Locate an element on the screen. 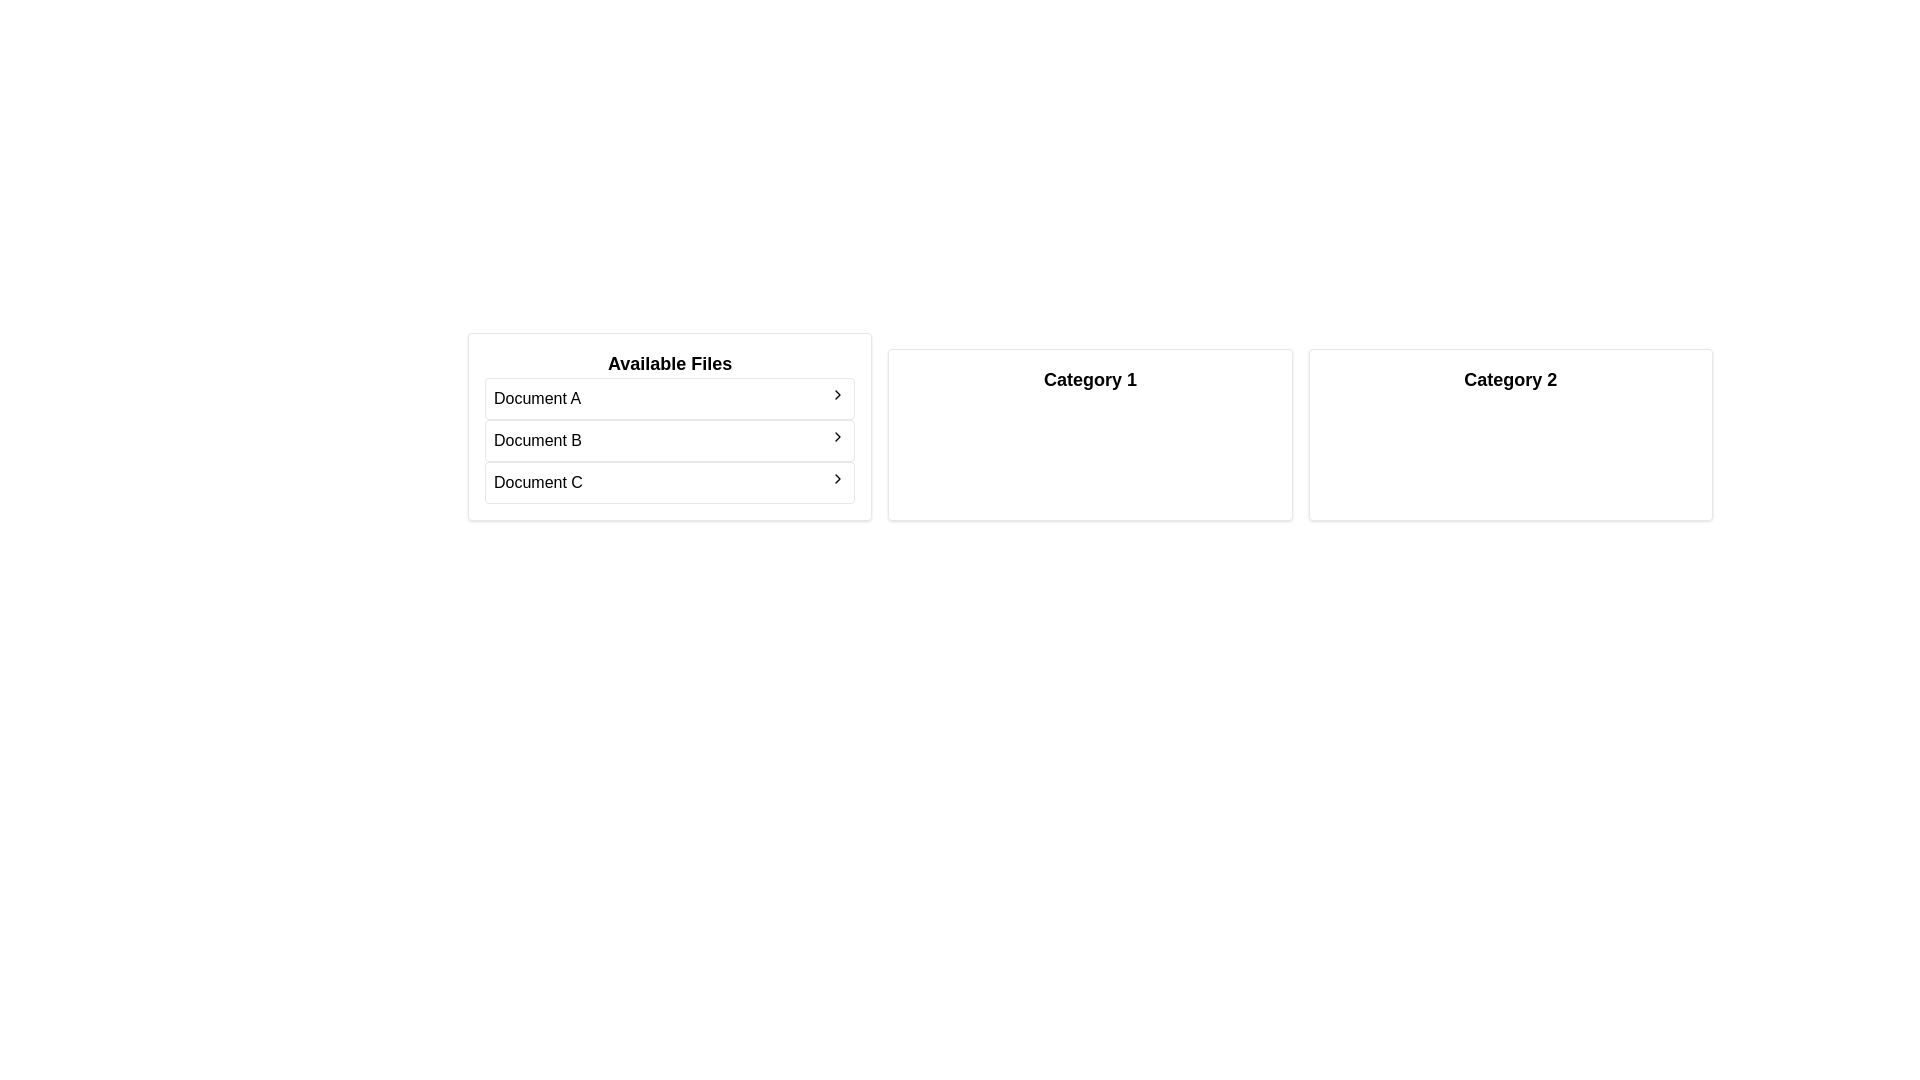  arrow next to the file Document B to transfer it to the category is located at coordinates (838, 435).